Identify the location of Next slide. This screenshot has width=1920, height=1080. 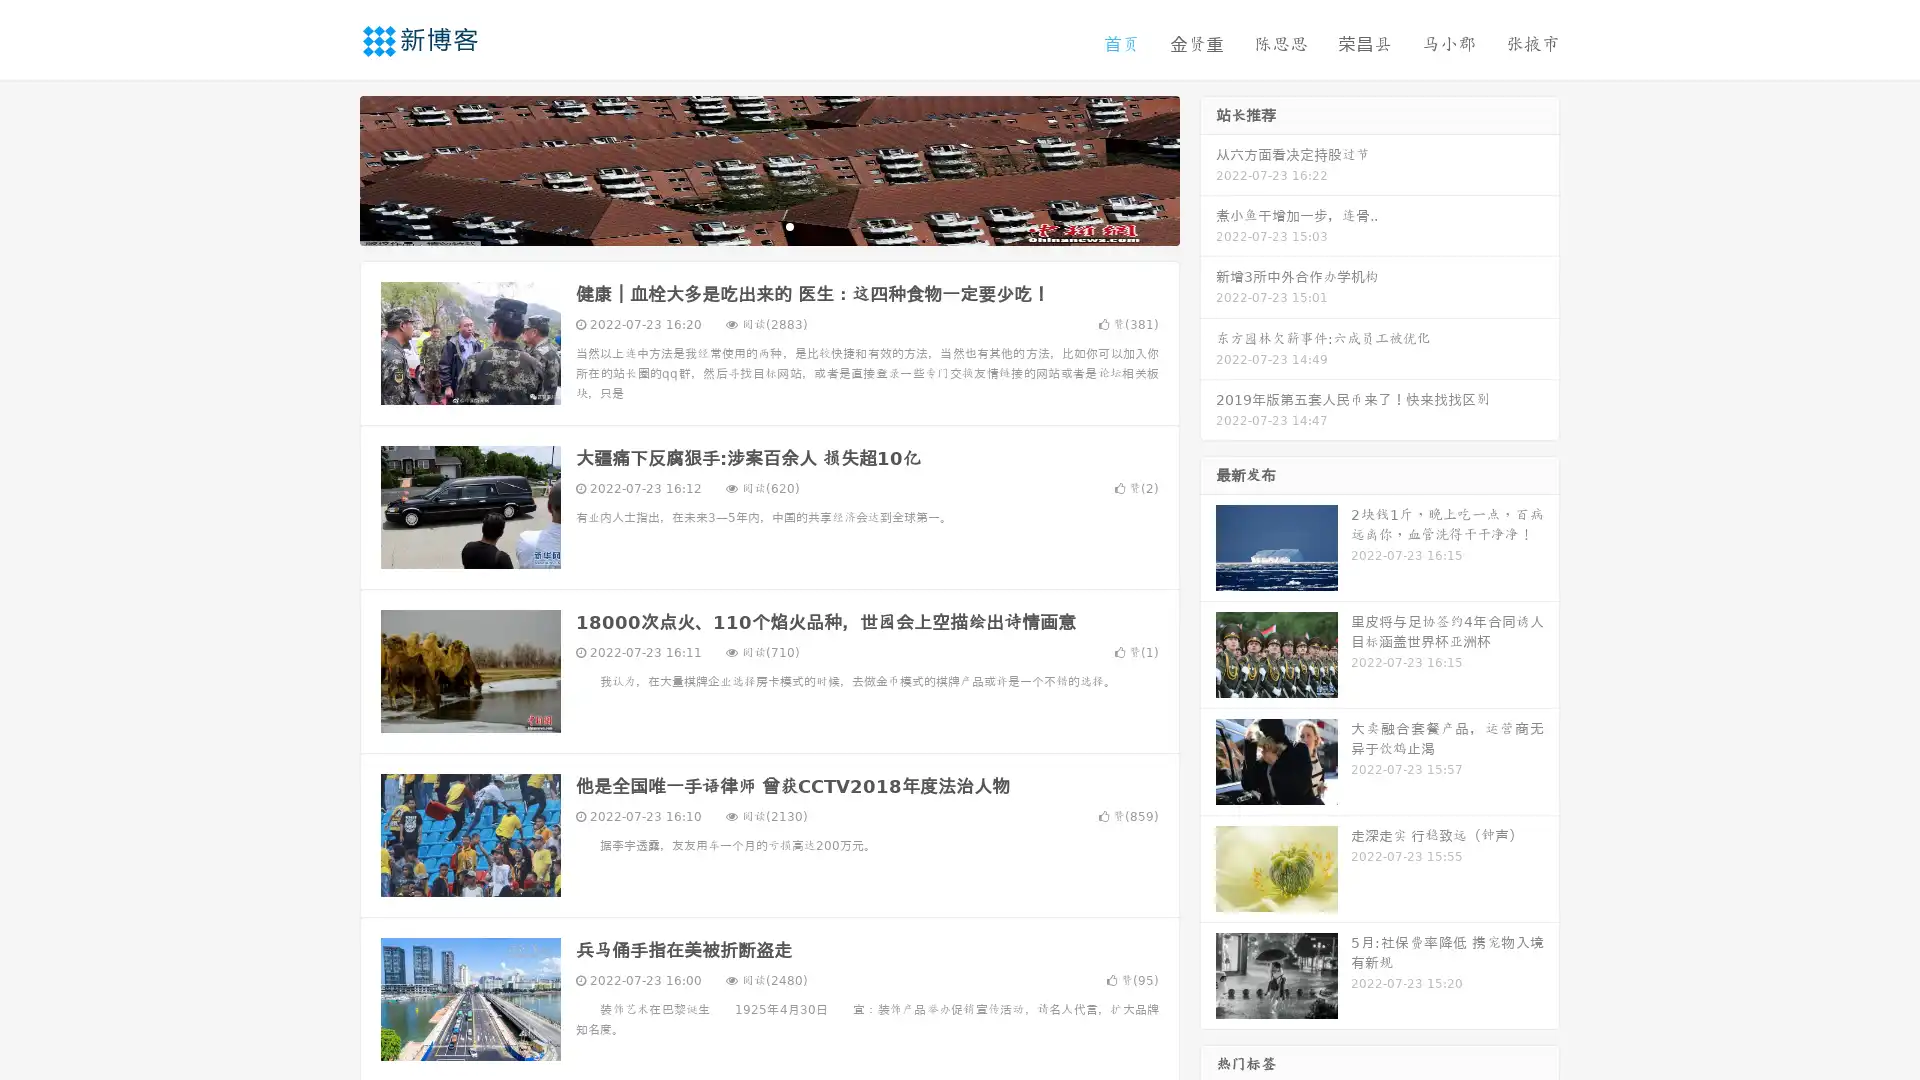
(1208, 168).